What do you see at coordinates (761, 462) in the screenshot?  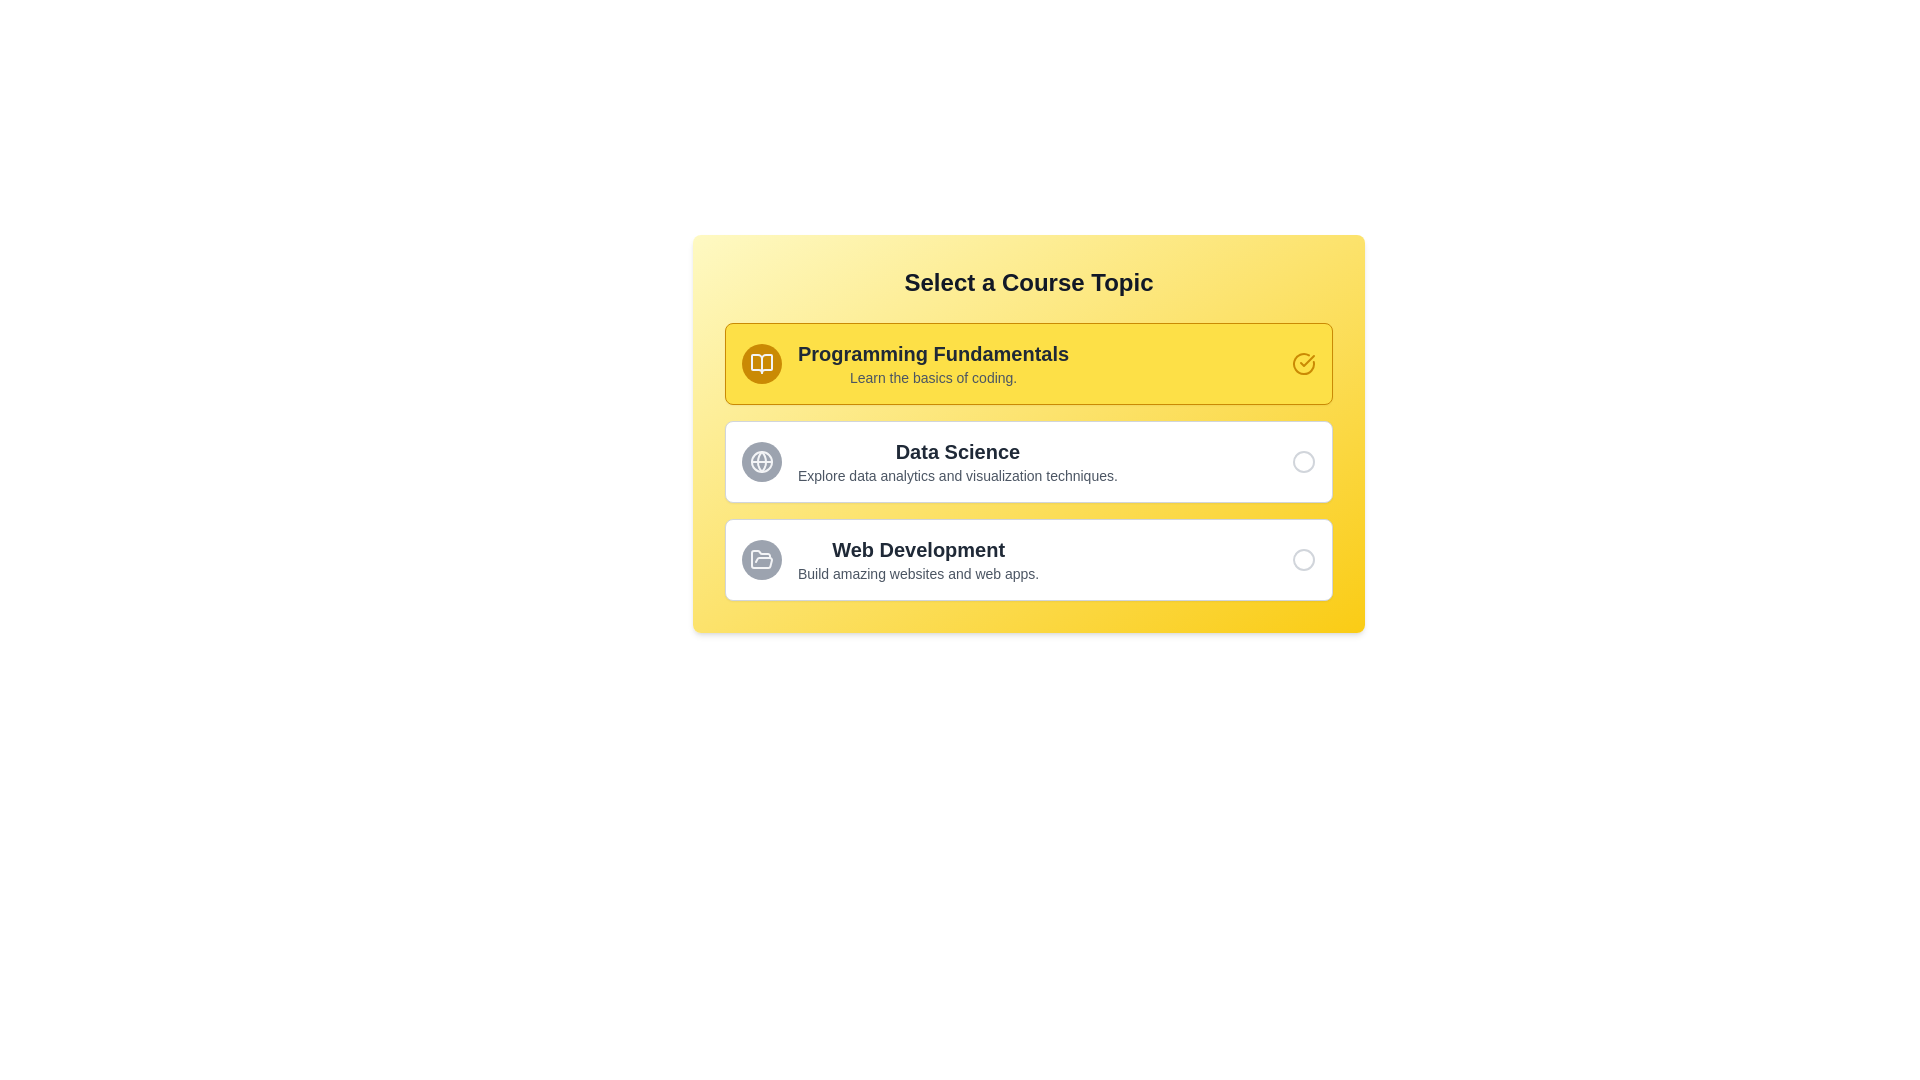 I see `the circular SVG element representing a globe icon located at the center of the bounding box` at bounding box center [761, 462].